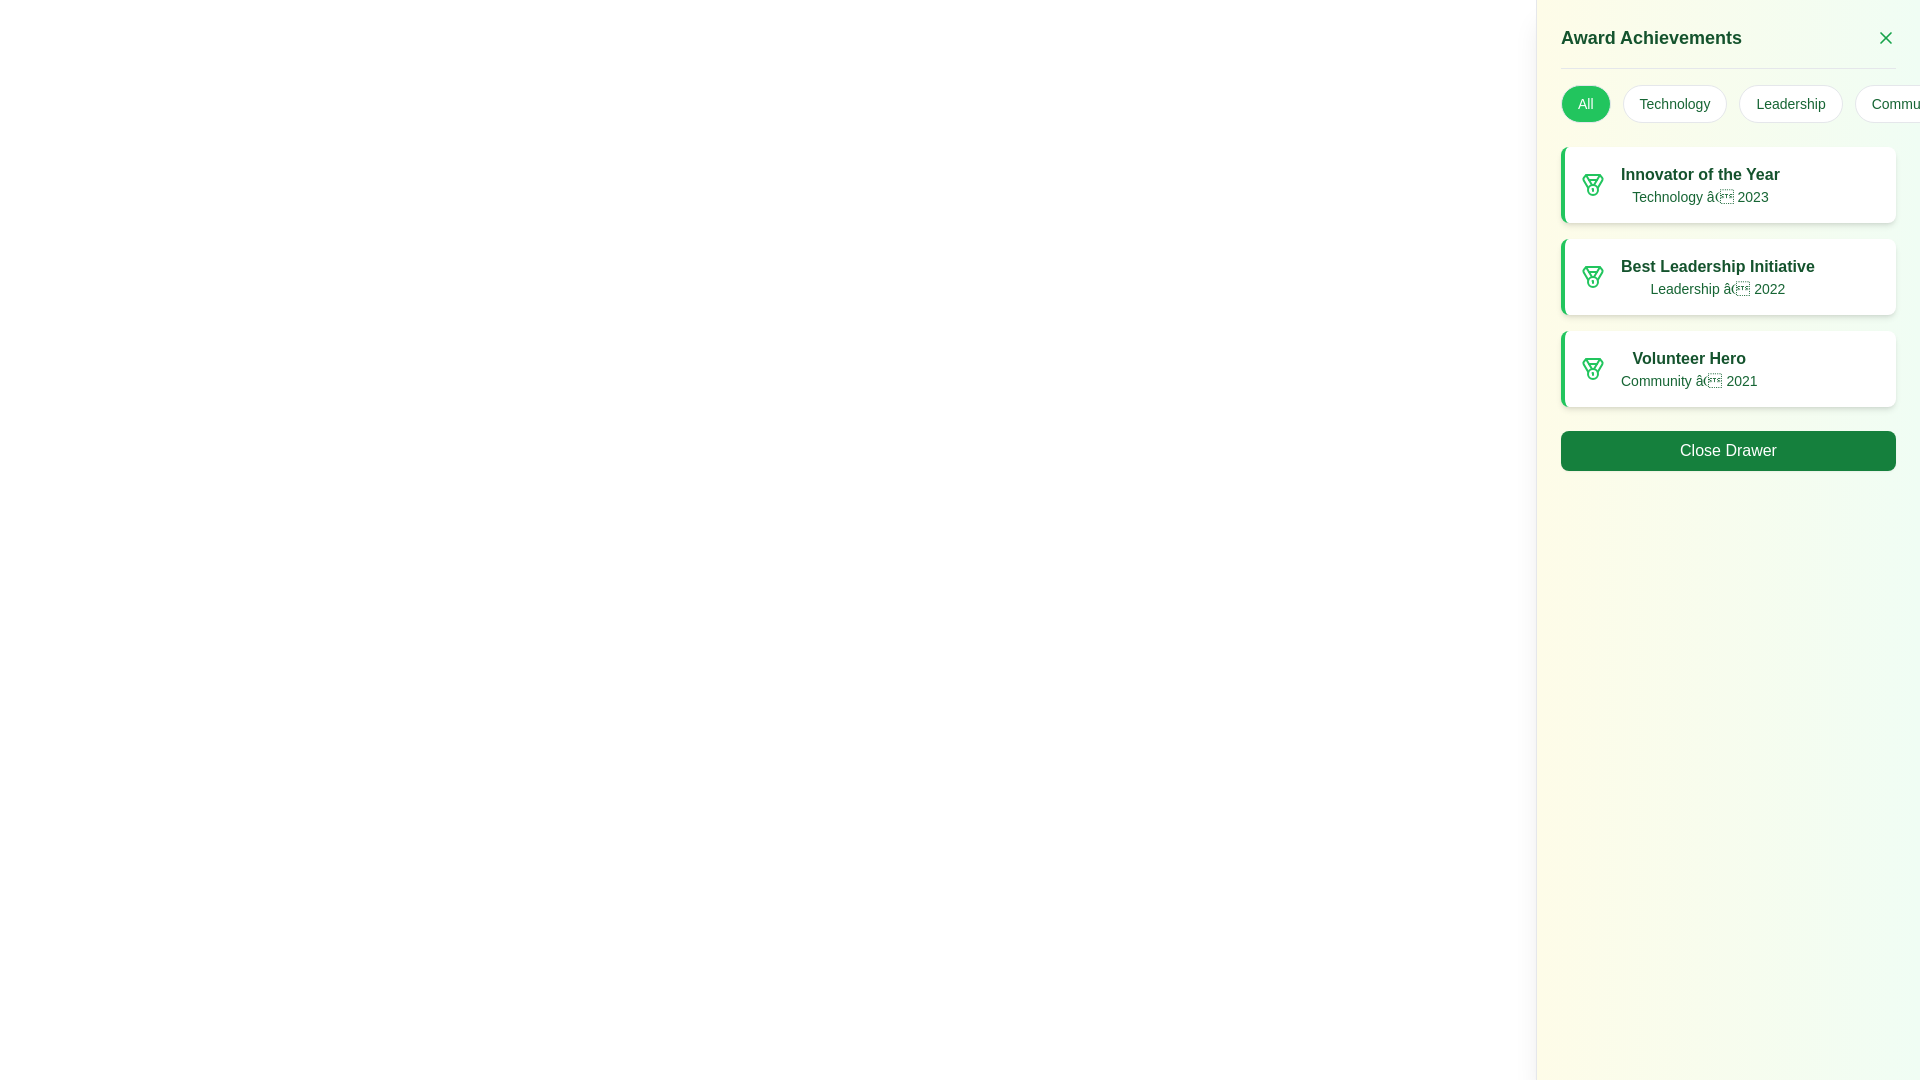 This screenshot has height=1080, width=1920. Describe the element at coordinates (1592, 277) in the screenshot. I see `the SVG icon resembling a medal with a green outline located next to the title 'Best Leadership Initiative' in the second card of the achievements list` at that location.